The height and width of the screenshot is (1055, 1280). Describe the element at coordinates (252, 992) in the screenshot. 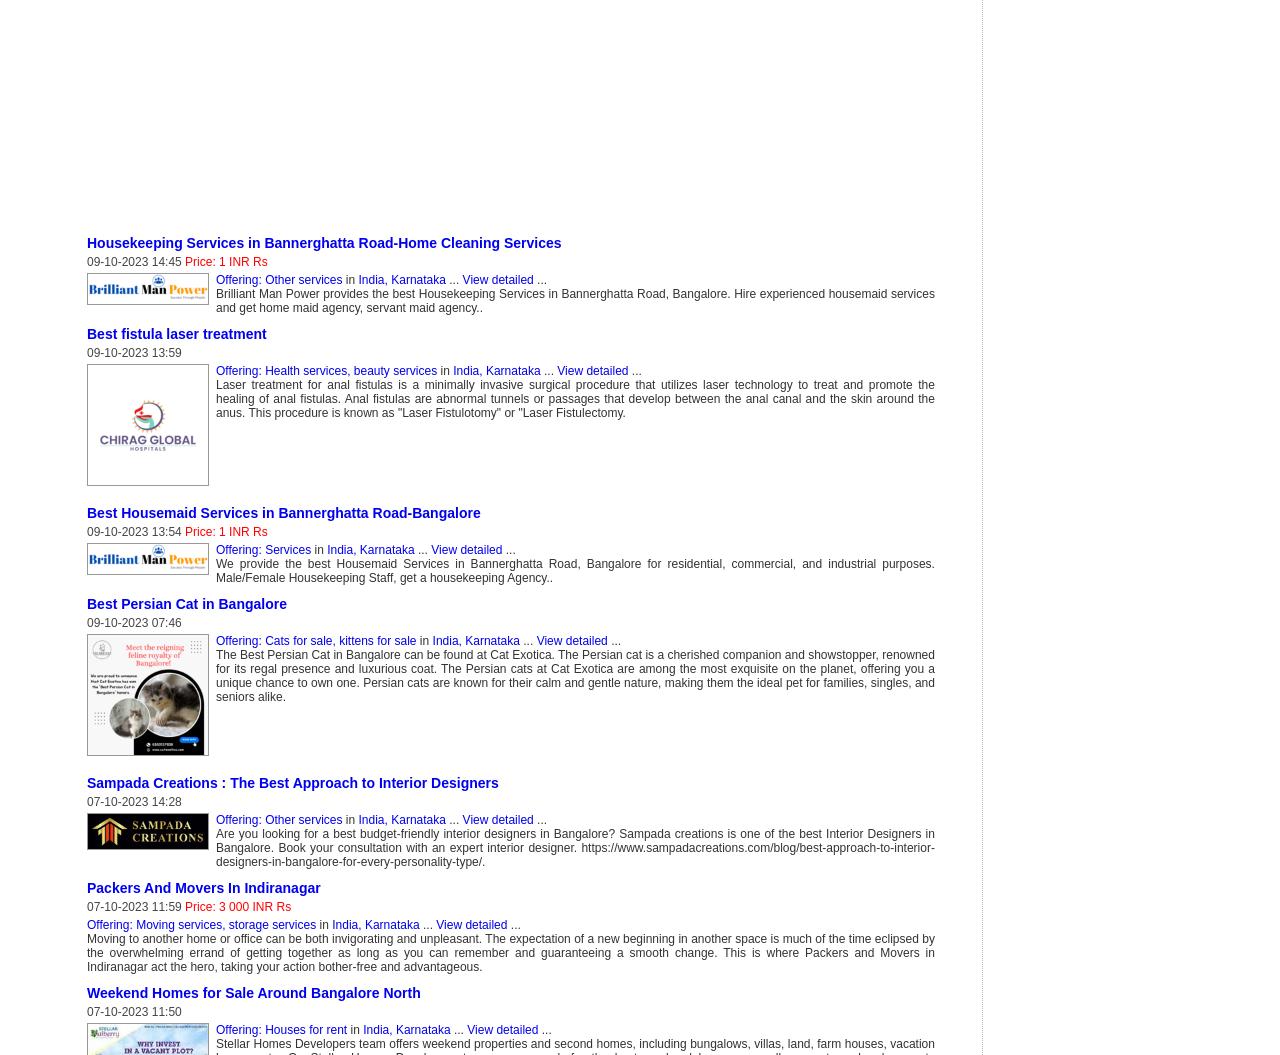

I see `'Weekend Homes for Sale Around Bangalore North'` at that location.